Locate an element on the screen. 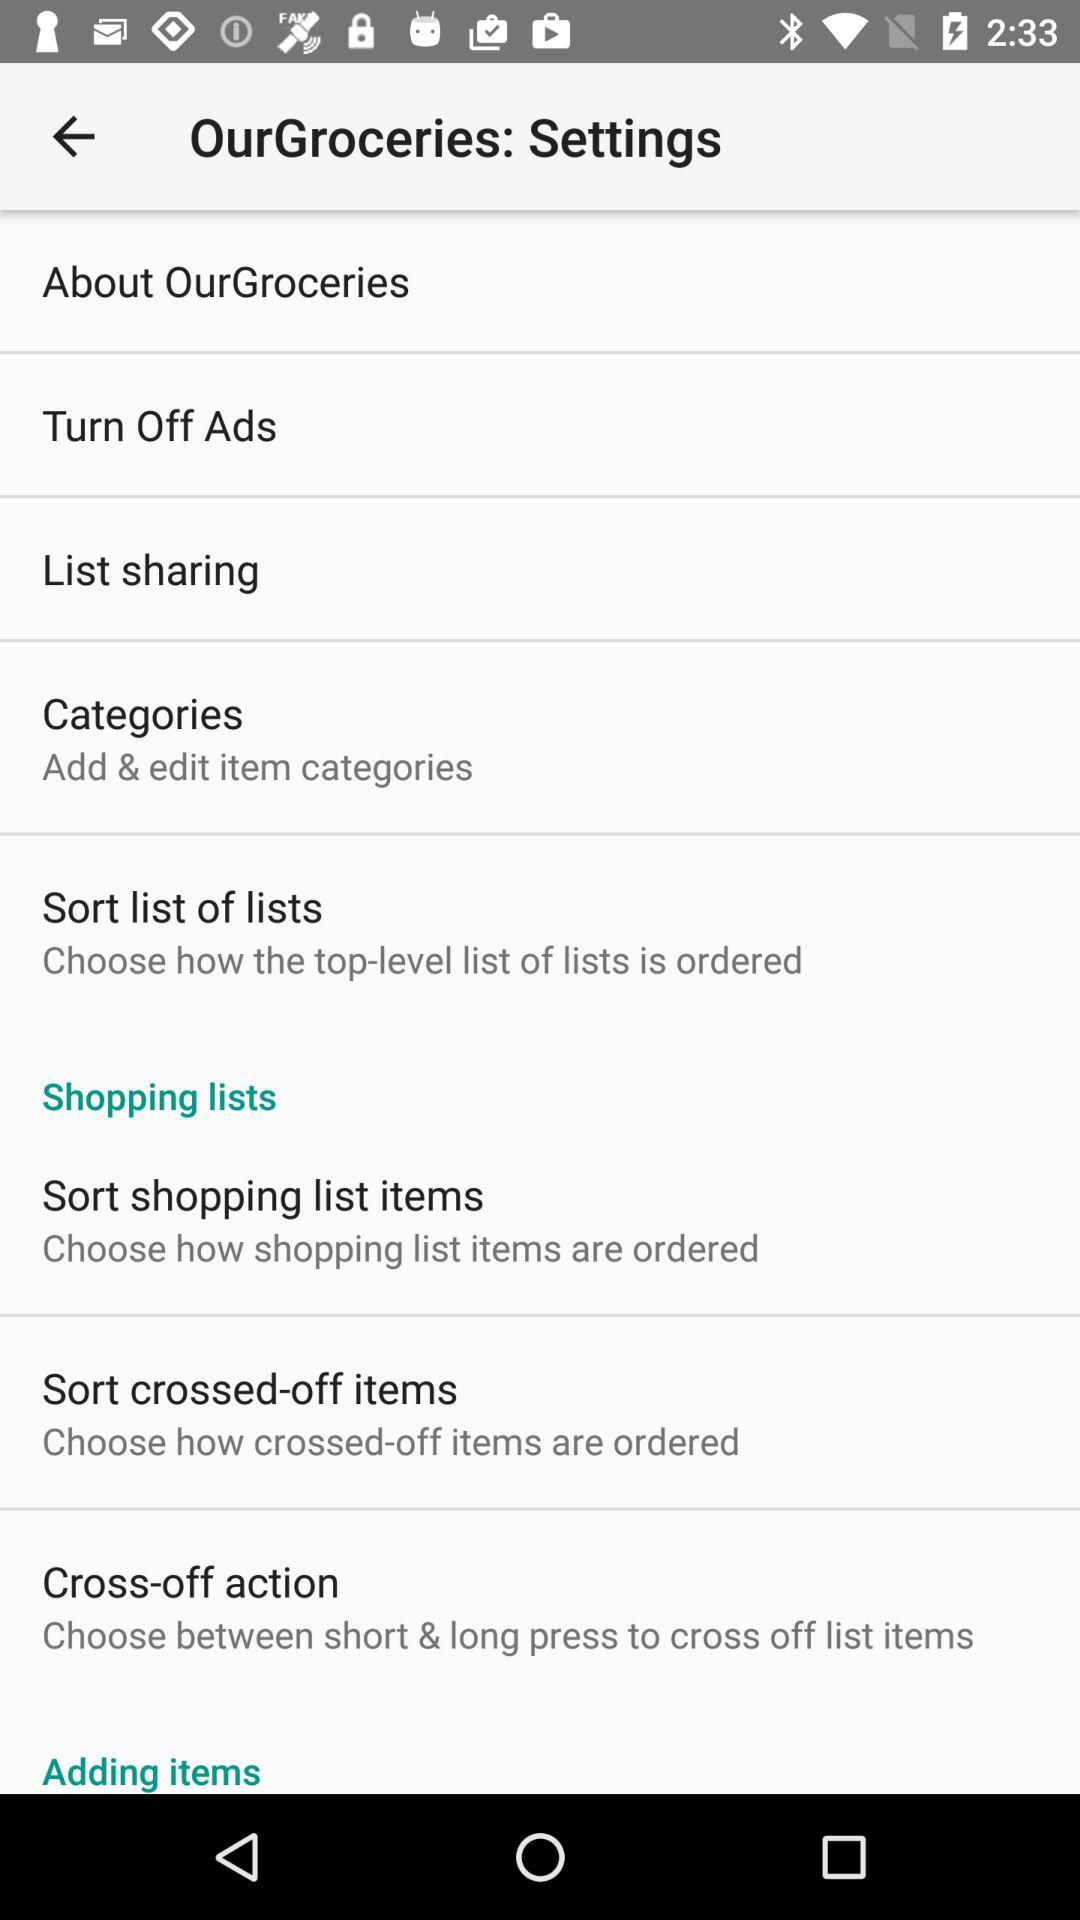 The width and height of the screenshot is (1080, 1920). the icon above turn off ads icon is located at coordinates (225, 279).